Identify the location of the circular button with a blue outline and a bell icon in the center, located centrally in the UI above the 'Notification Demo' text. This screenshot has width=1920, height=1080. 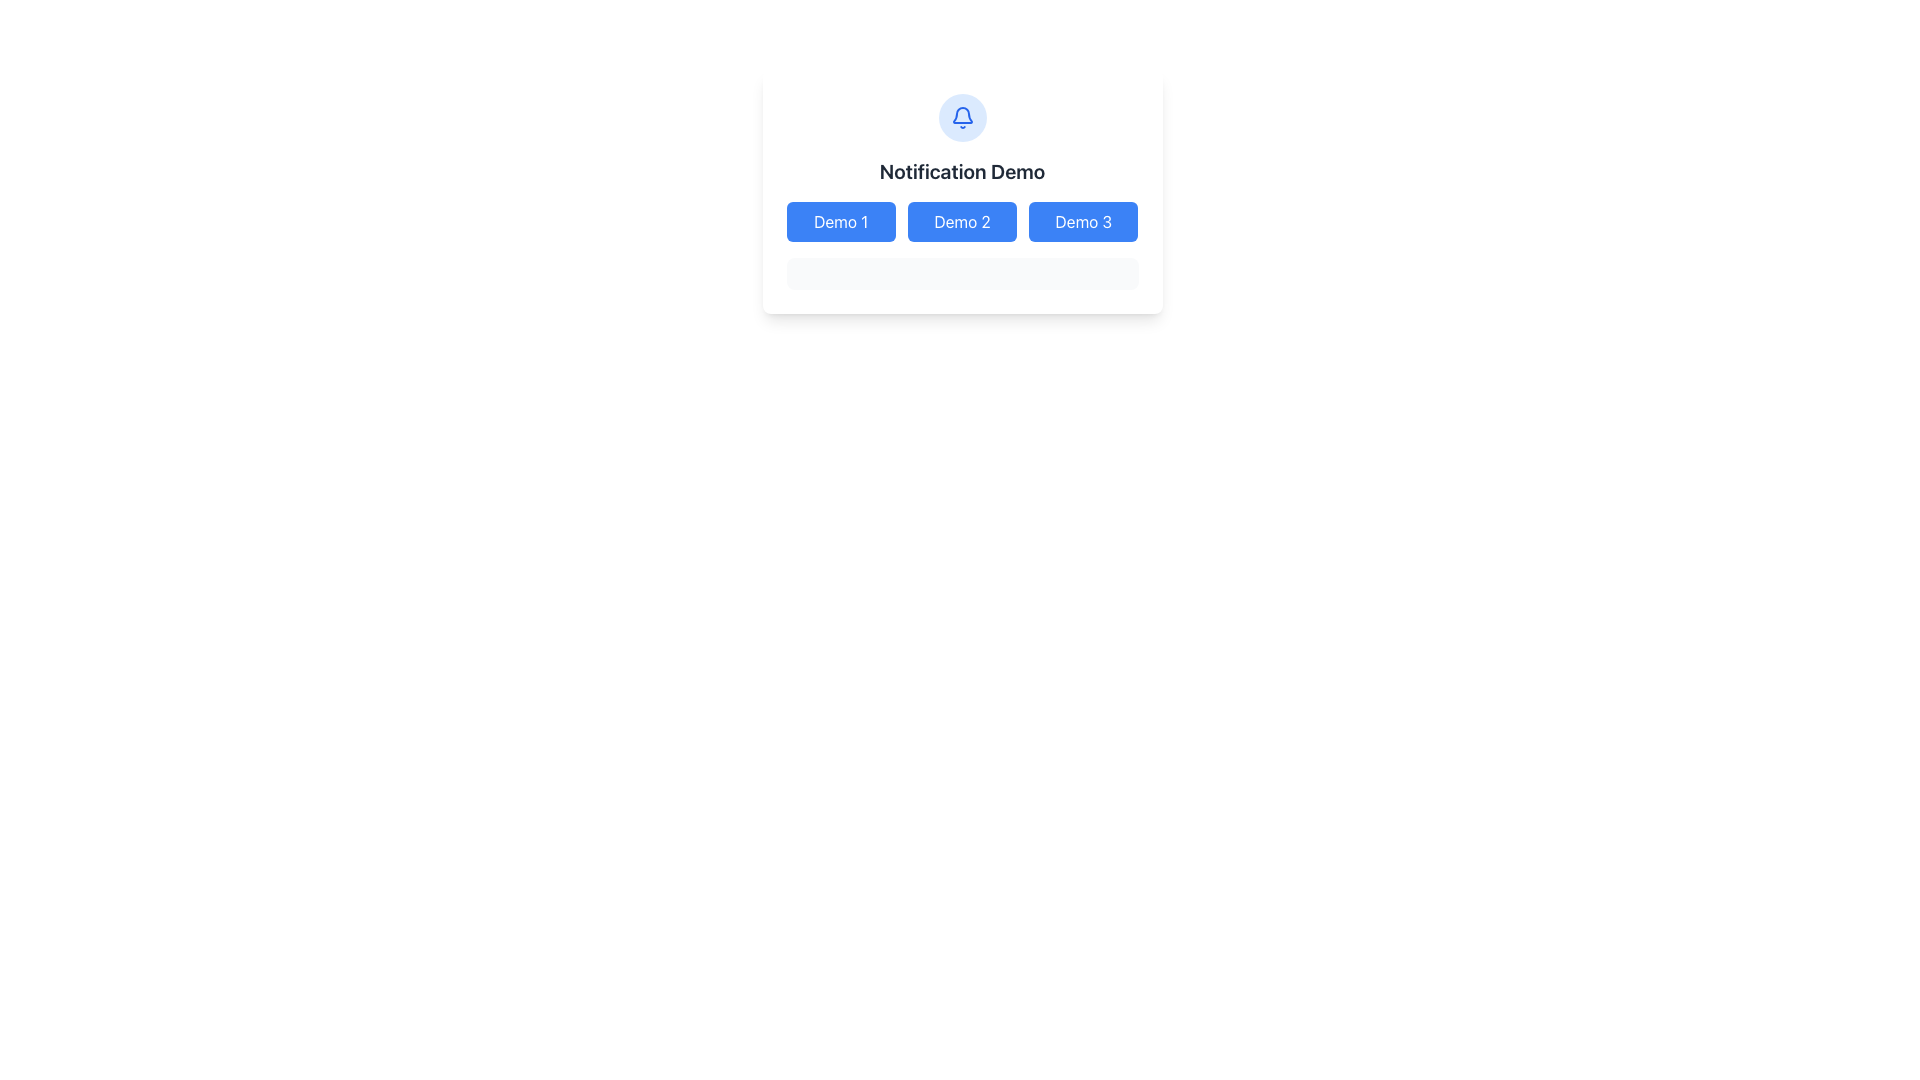
(962, 118).